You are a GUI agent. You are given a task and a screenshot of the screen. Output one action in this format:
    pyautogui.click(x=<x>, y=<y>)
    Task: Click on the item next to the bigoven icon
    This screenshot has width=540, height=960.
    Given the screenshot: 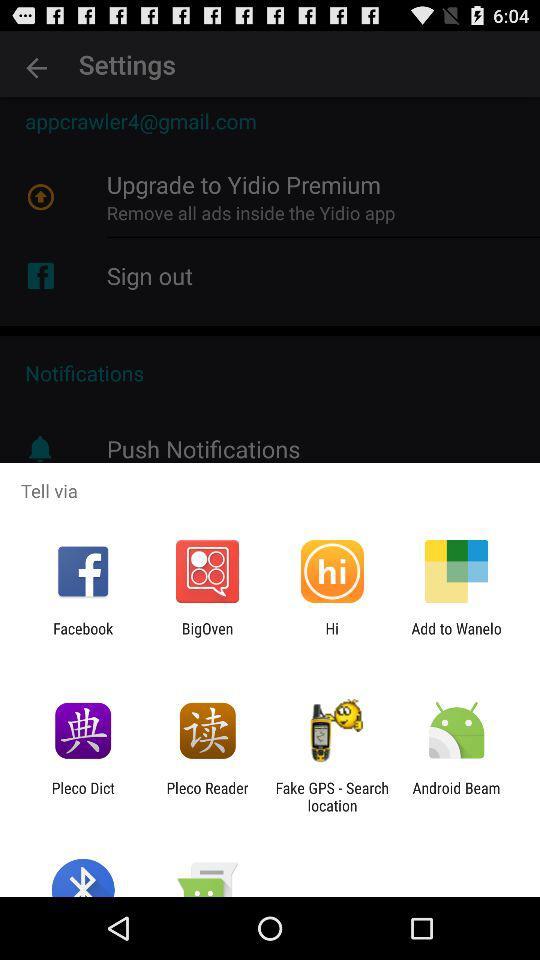 What is the action you would take?
    pyautogui.click(x=332, y=636)
    